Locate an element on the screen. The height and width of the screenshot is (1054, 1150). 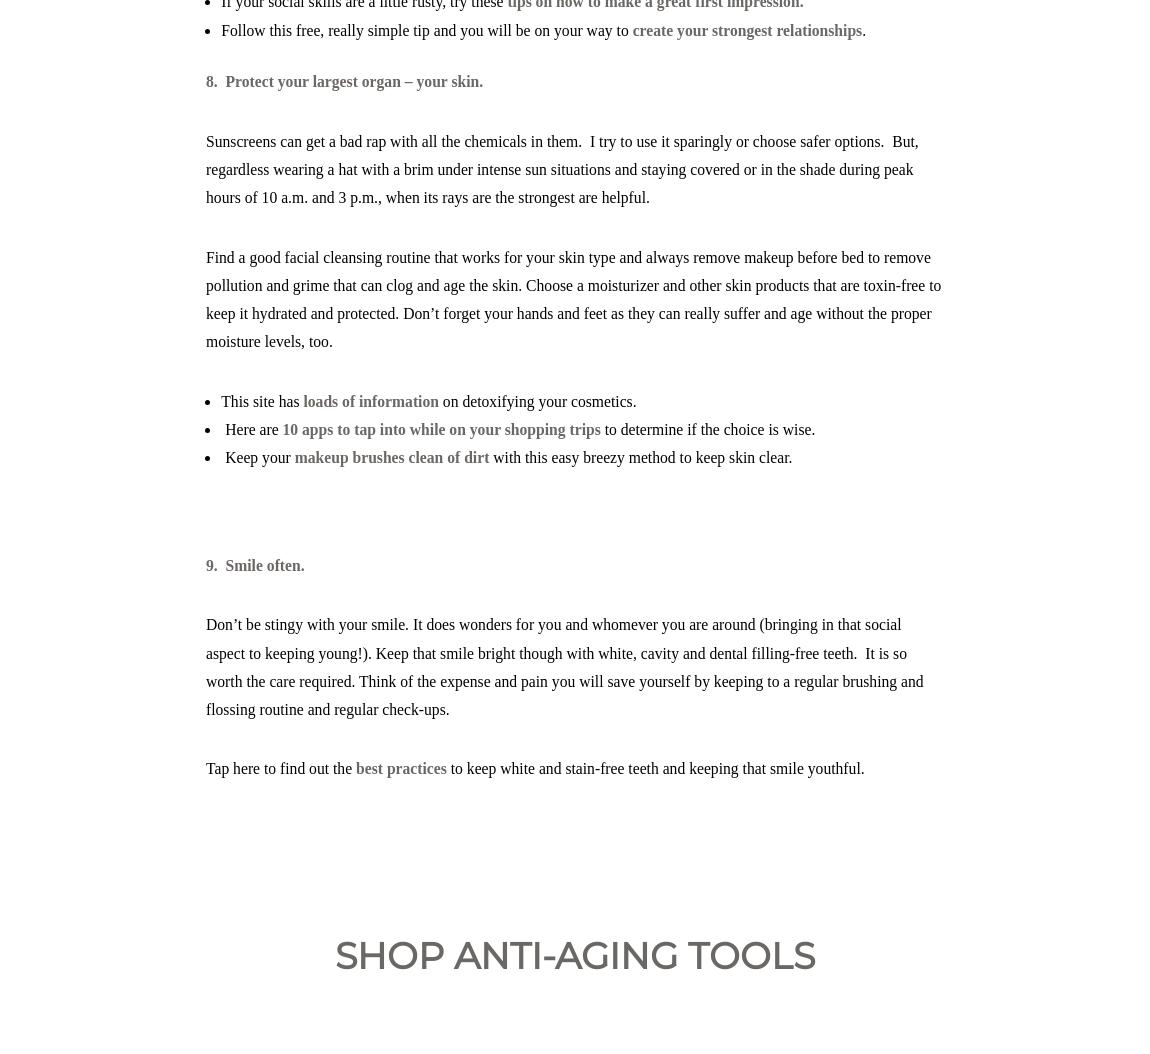
'best practices' is located at coordinates (401, 768).